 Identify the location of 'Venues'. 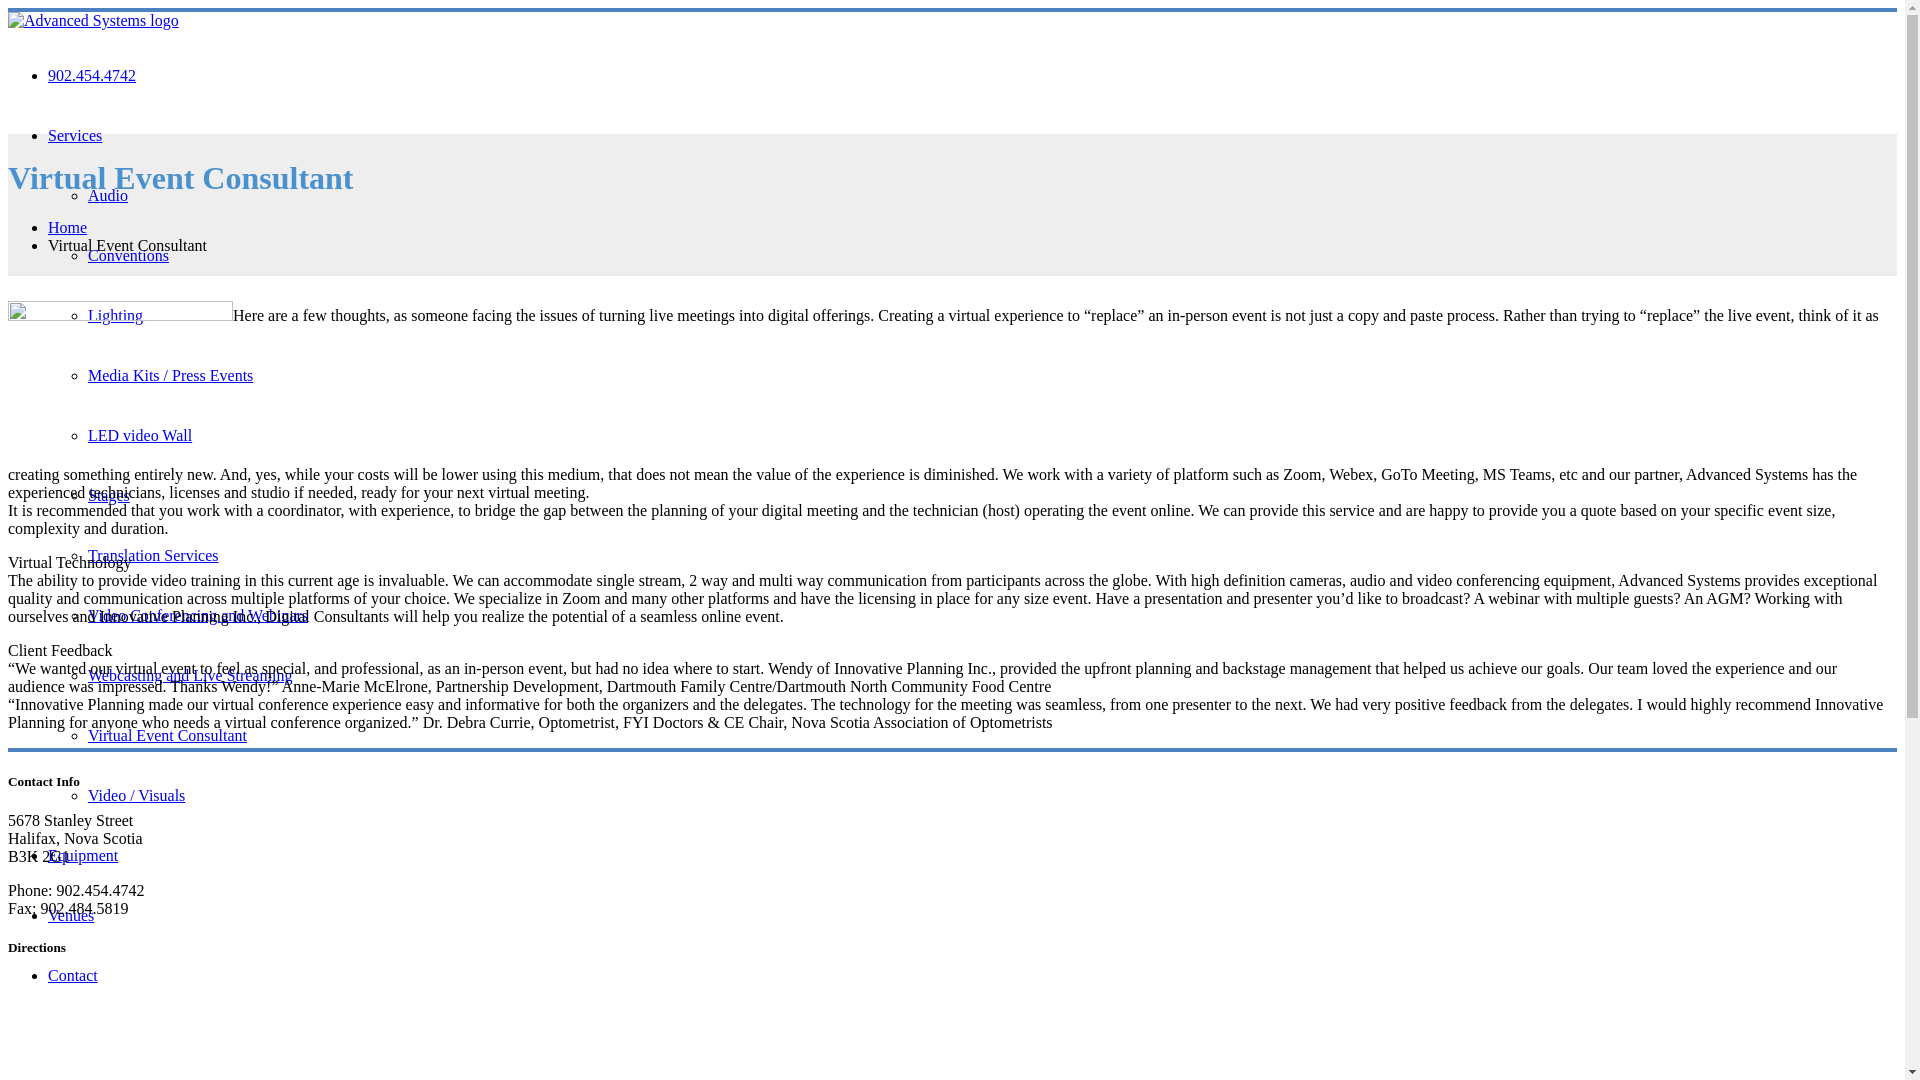
(71, 915).